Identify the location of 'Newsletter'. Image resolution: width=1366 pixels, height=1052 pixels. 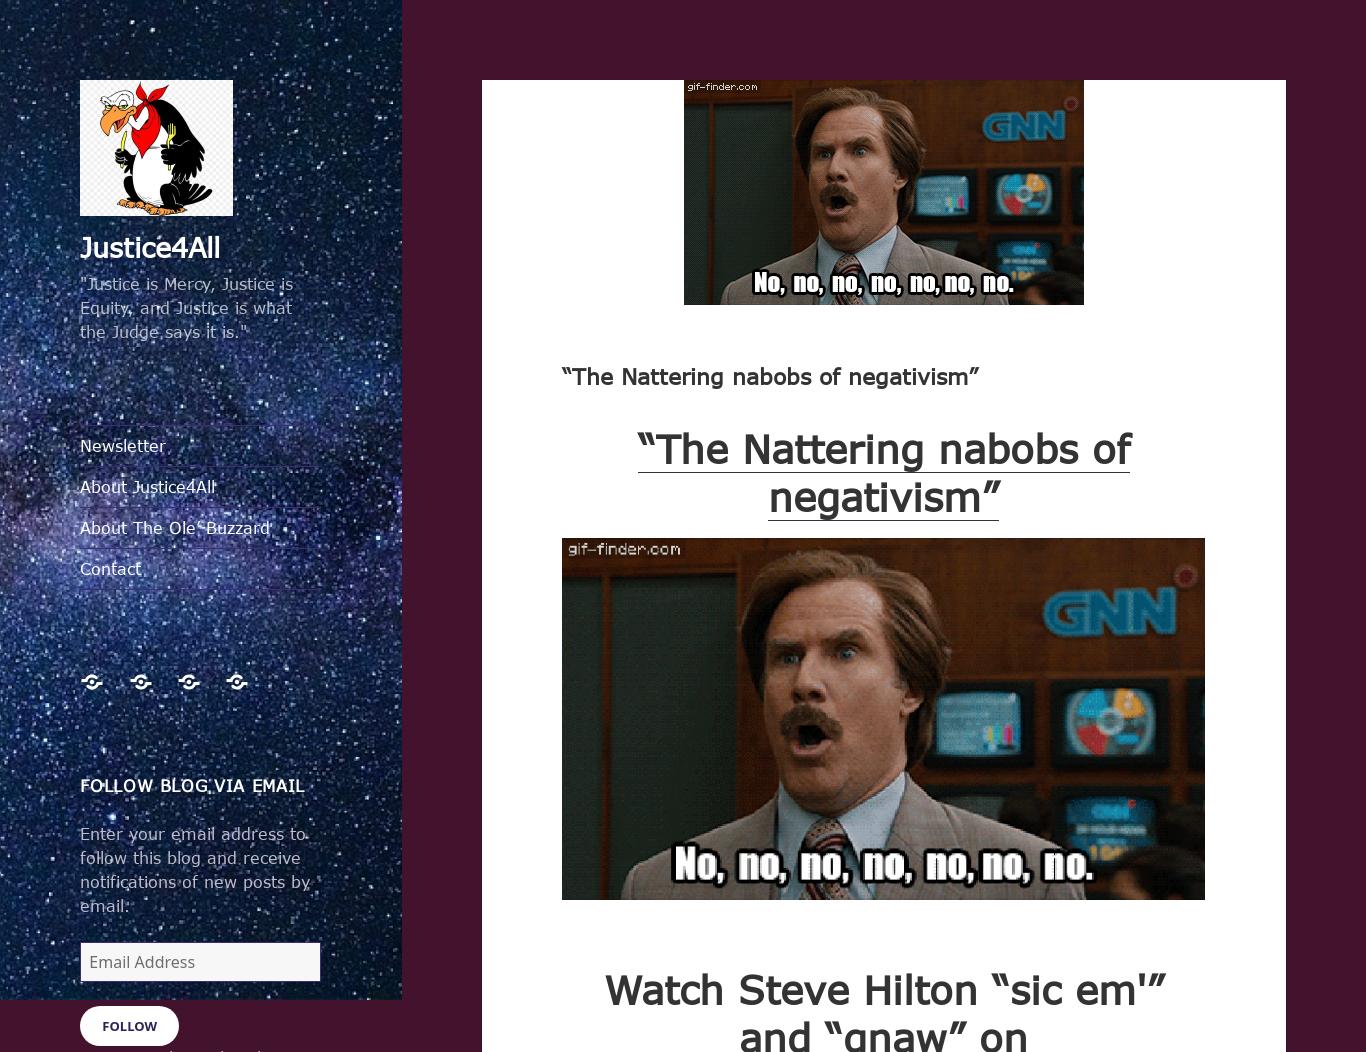
(80, 444).